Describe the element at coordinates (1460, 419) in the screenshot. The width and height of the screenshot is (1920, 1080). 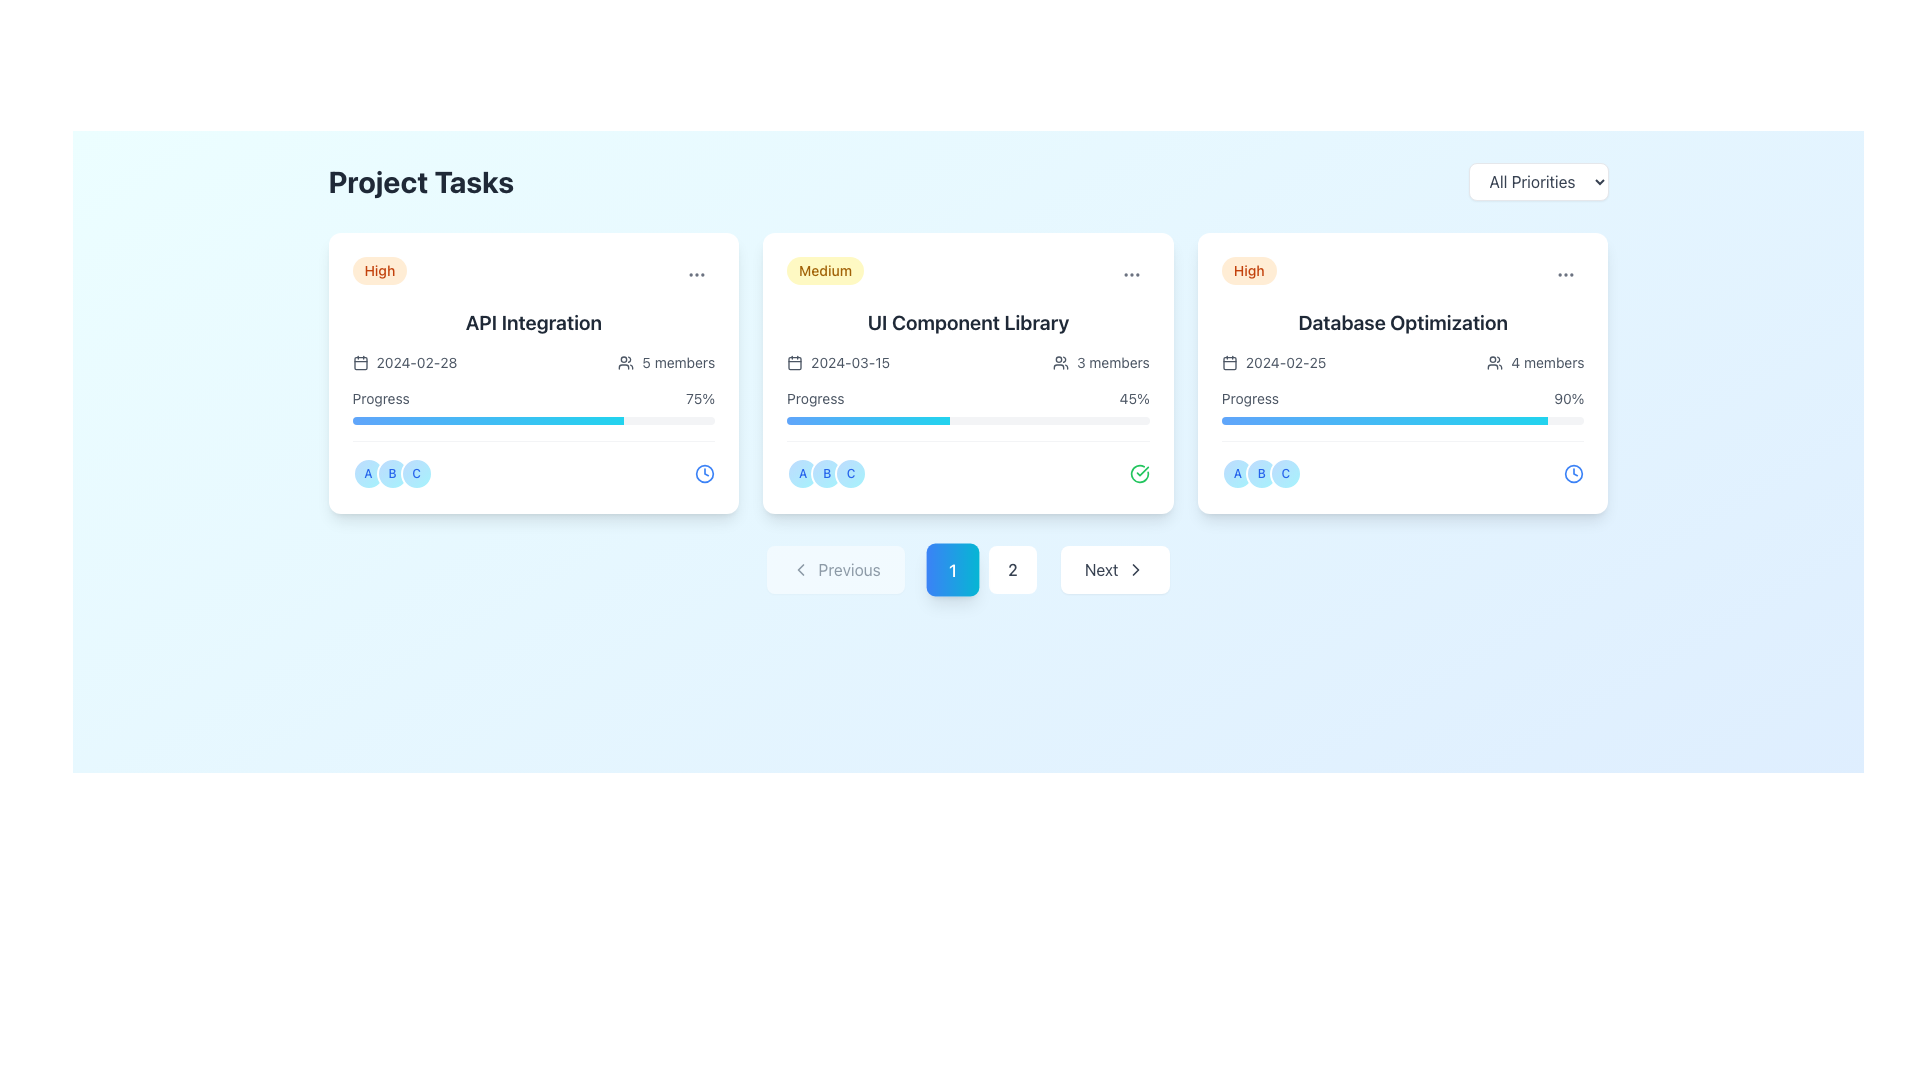
I see `progress` at that location.